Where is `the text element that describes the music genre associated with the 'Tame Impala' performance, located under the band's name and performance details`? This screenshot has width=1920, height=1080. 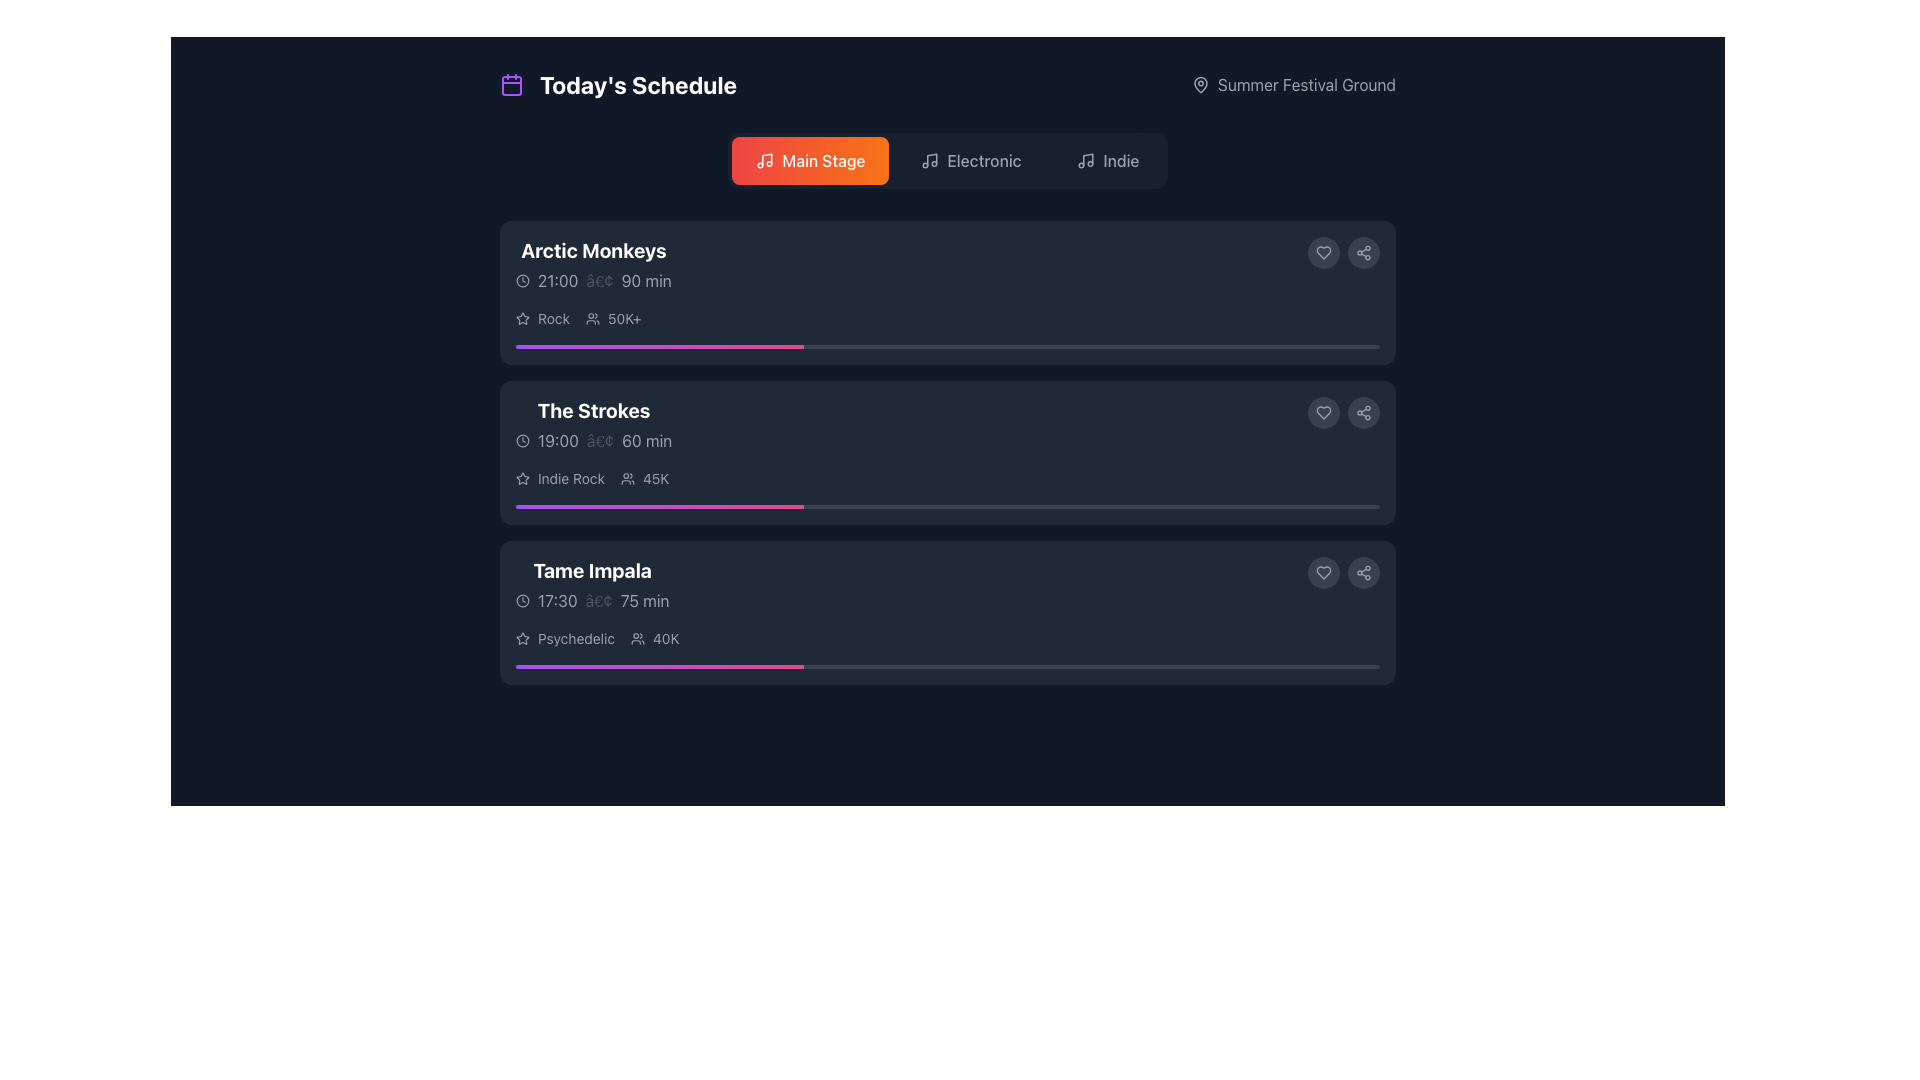
the text element that describes the music genre associated with the 'Tame Impala' performance, located under the band's name and performance details is located at coordinates (575, 639).